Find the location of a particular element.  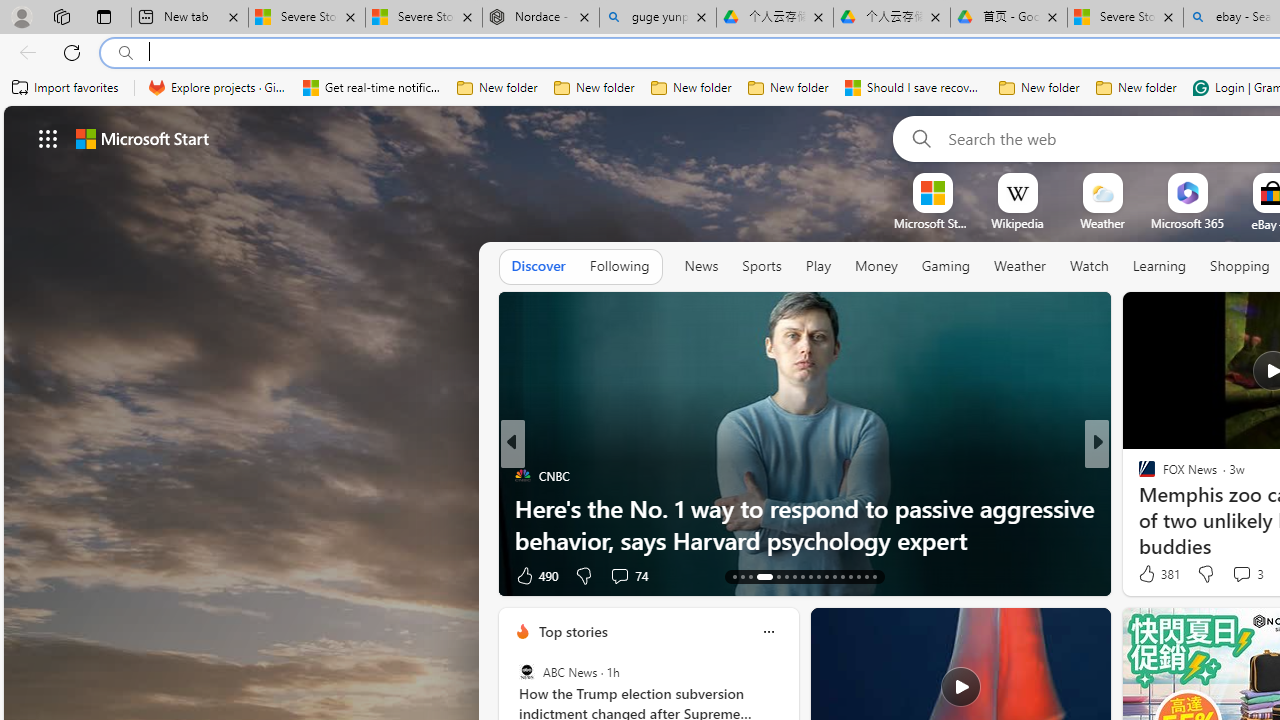

'AutomationID: tab-18' is located at coordinates (785, 577).